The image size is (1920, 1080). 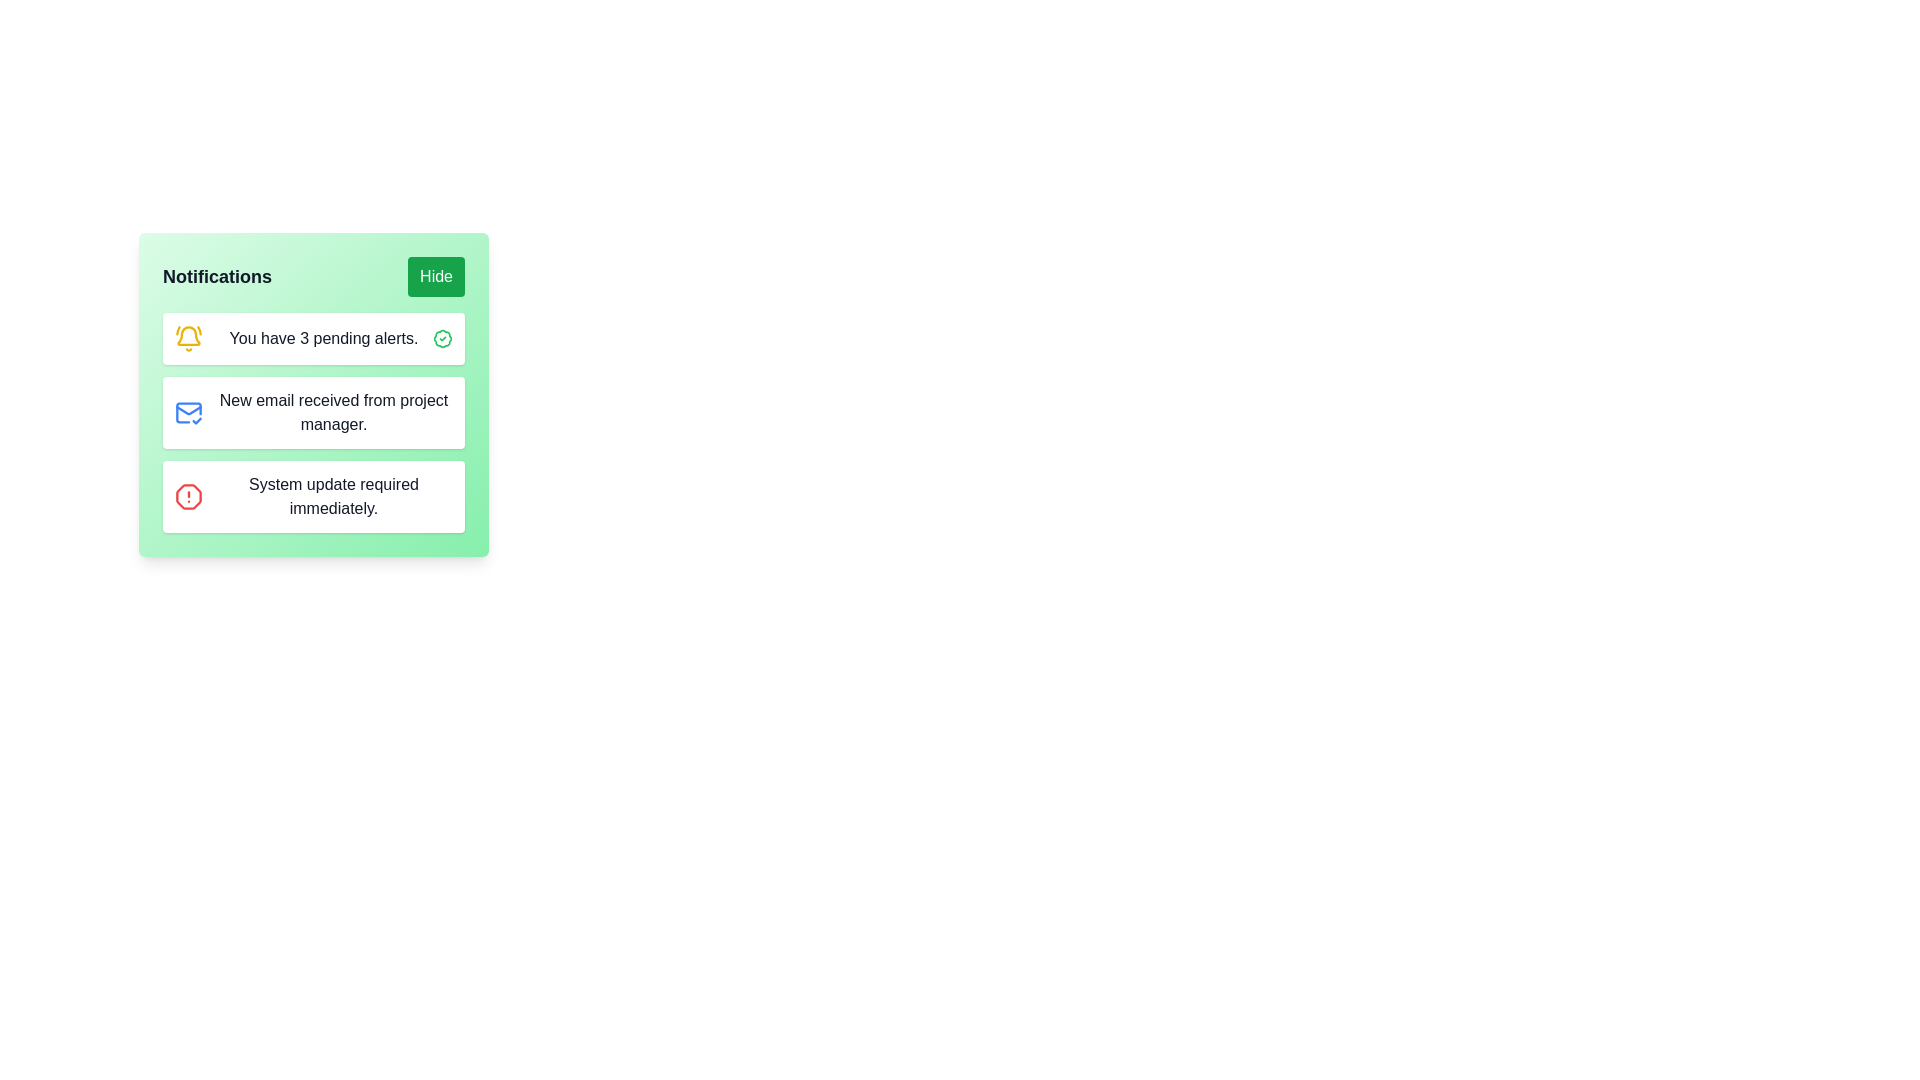 I want to click on the alert icon located within the notification card, next to the text 'System update required immediately.', so click(x=188, y=496).